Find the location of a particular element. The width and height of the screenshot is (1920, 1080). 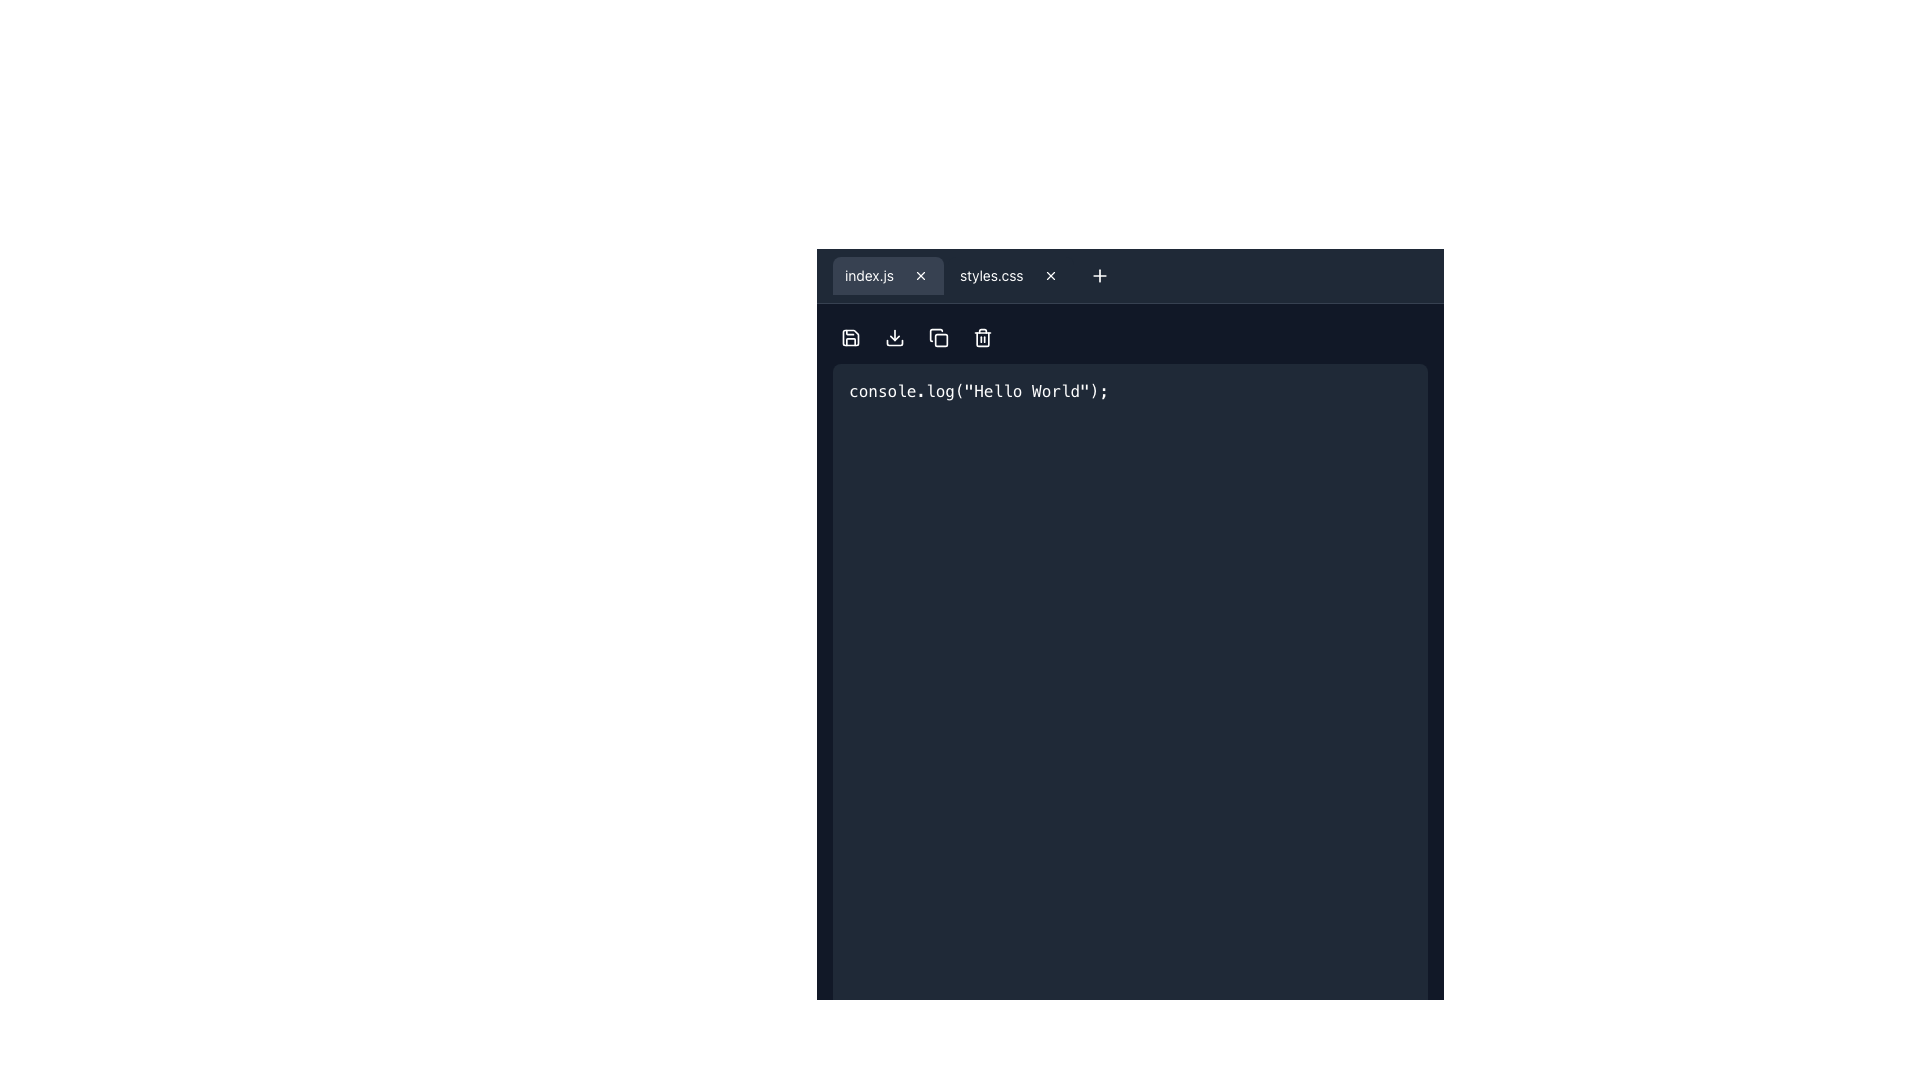

the 'styles.css' tab in the tabbed interface is located at coordinates (952, 276).